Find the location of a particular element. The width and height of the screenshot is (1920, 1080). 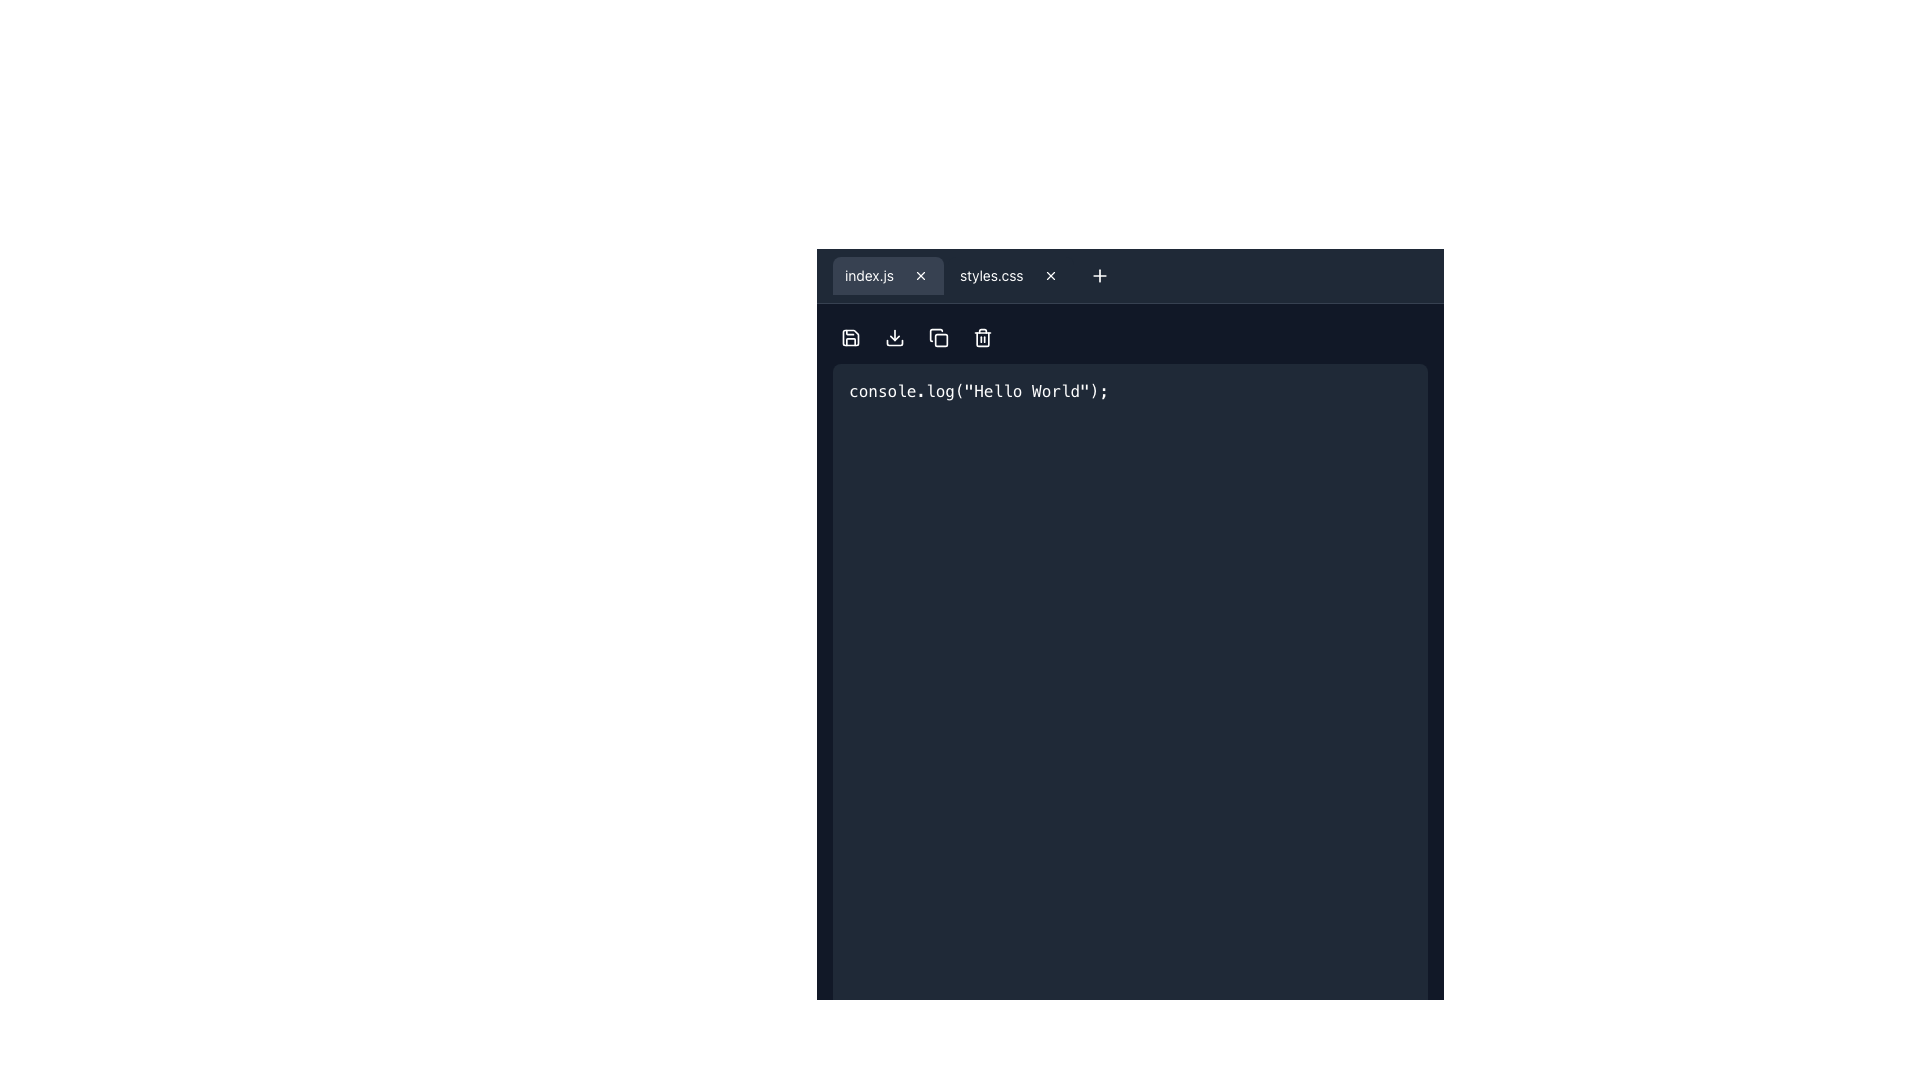

the 'styles.css' tab in the tabbed interface is located at coordinates (952, 276).